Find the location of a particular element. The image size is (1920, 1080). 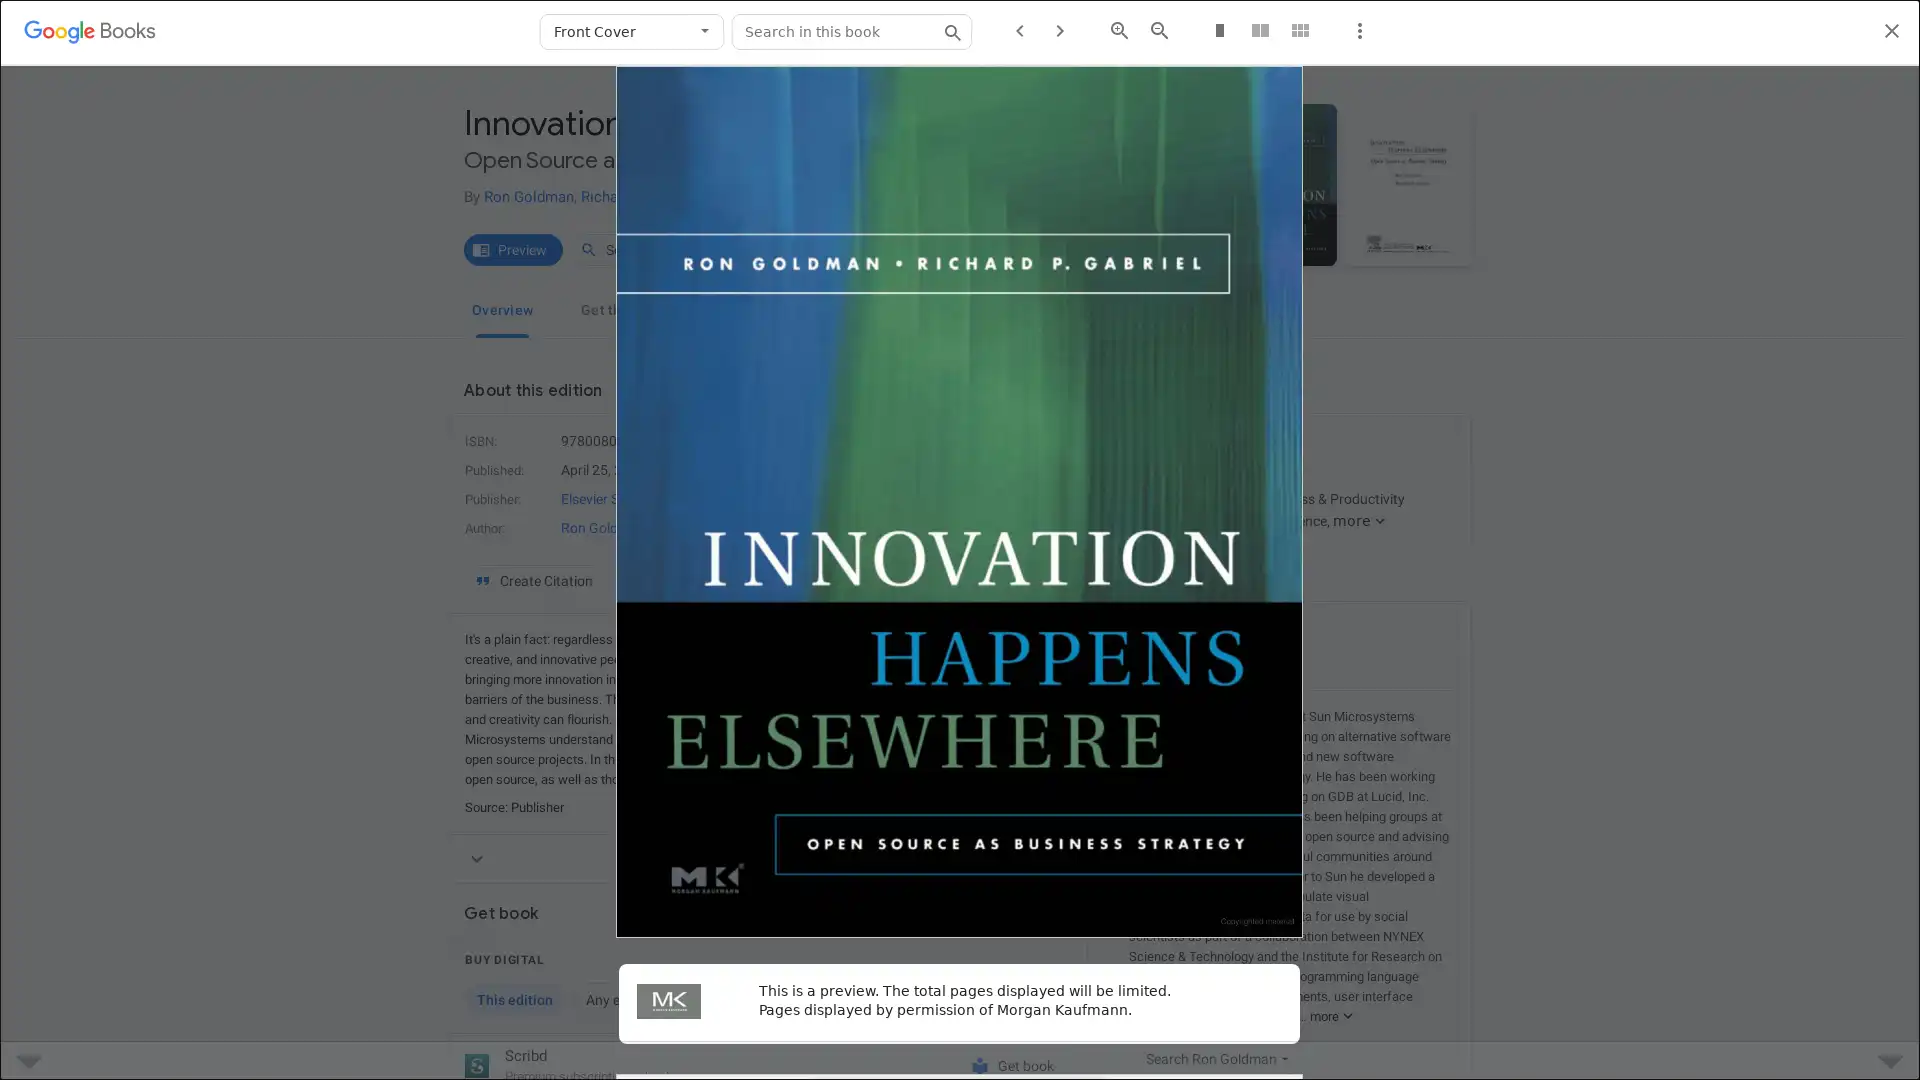

... more is located at coordinates (1327, 1016).